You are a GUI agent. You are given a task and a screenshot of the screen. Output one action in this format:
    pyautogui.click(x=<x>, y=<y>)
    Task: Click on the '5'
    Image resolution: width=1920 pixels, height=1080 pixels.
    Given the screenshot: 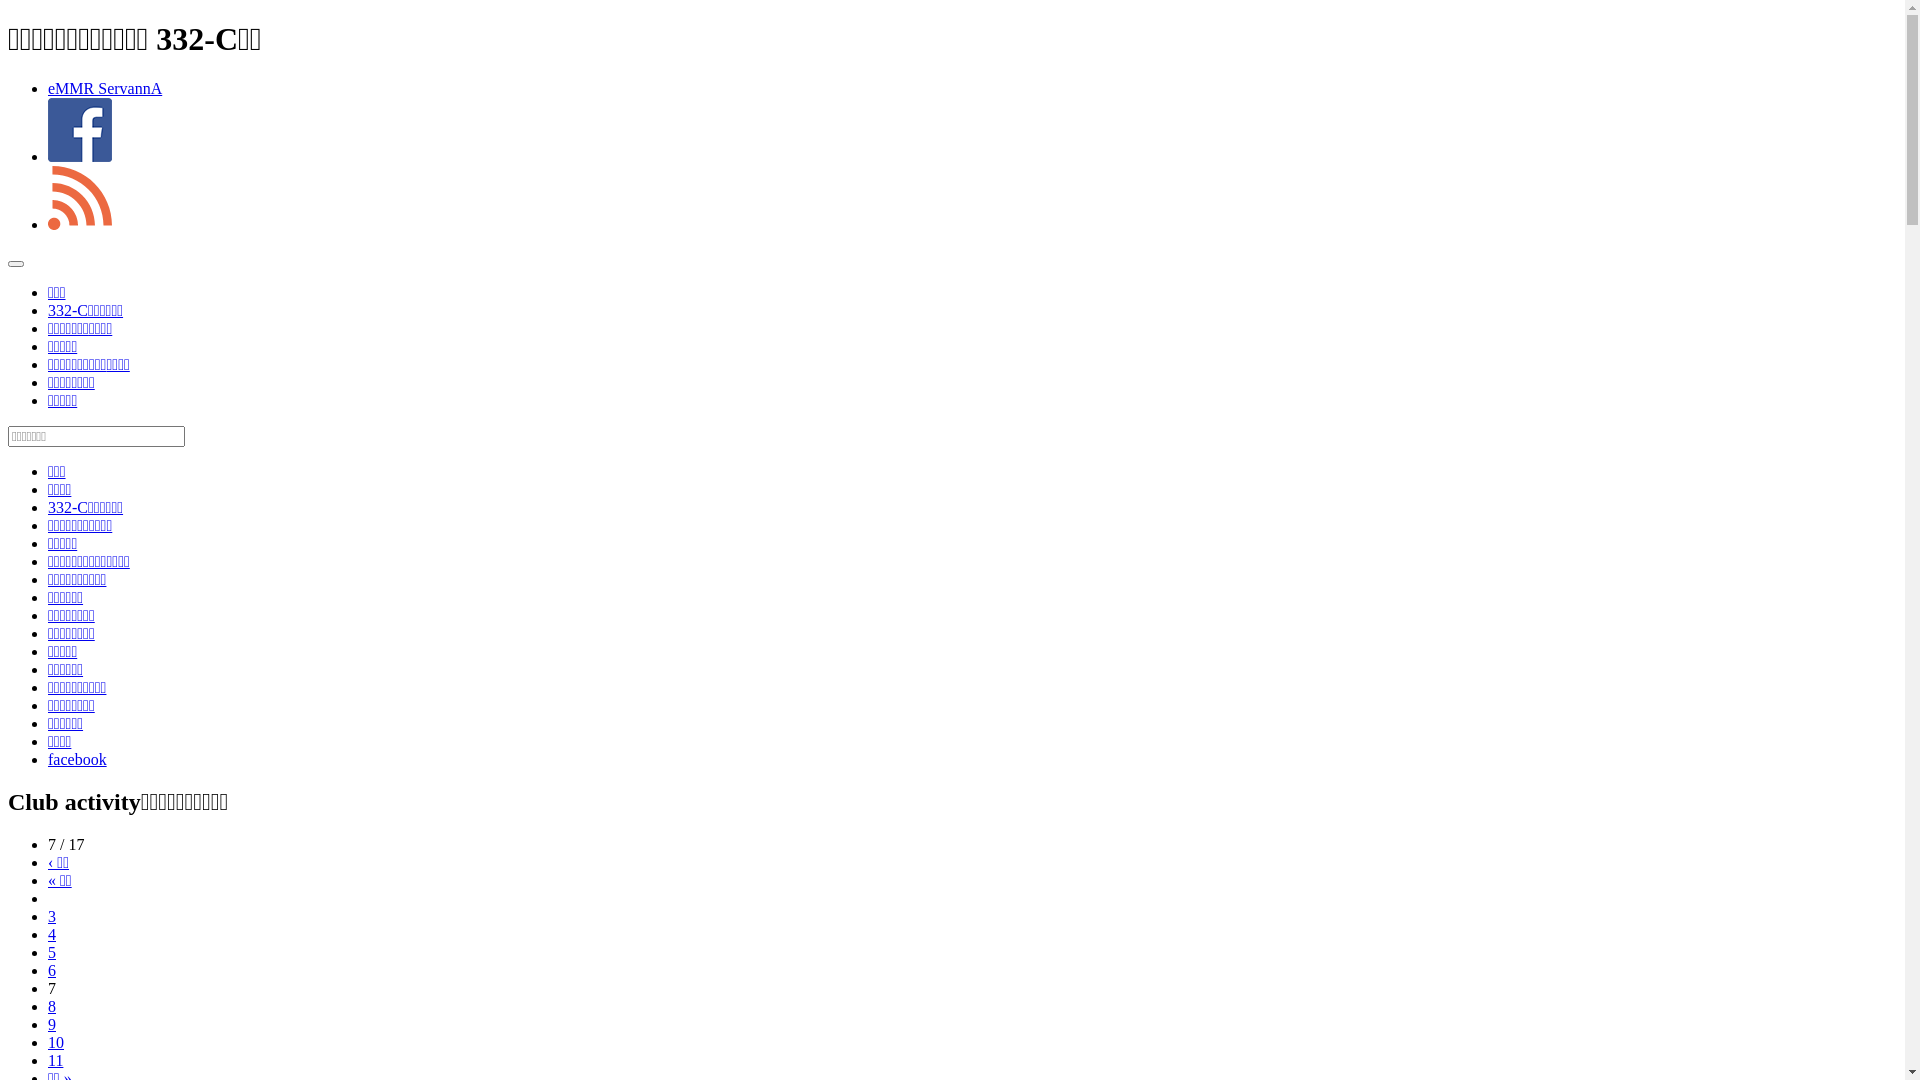 What is the action you would take?
    pyautogui.click(x=52, y=951)
    